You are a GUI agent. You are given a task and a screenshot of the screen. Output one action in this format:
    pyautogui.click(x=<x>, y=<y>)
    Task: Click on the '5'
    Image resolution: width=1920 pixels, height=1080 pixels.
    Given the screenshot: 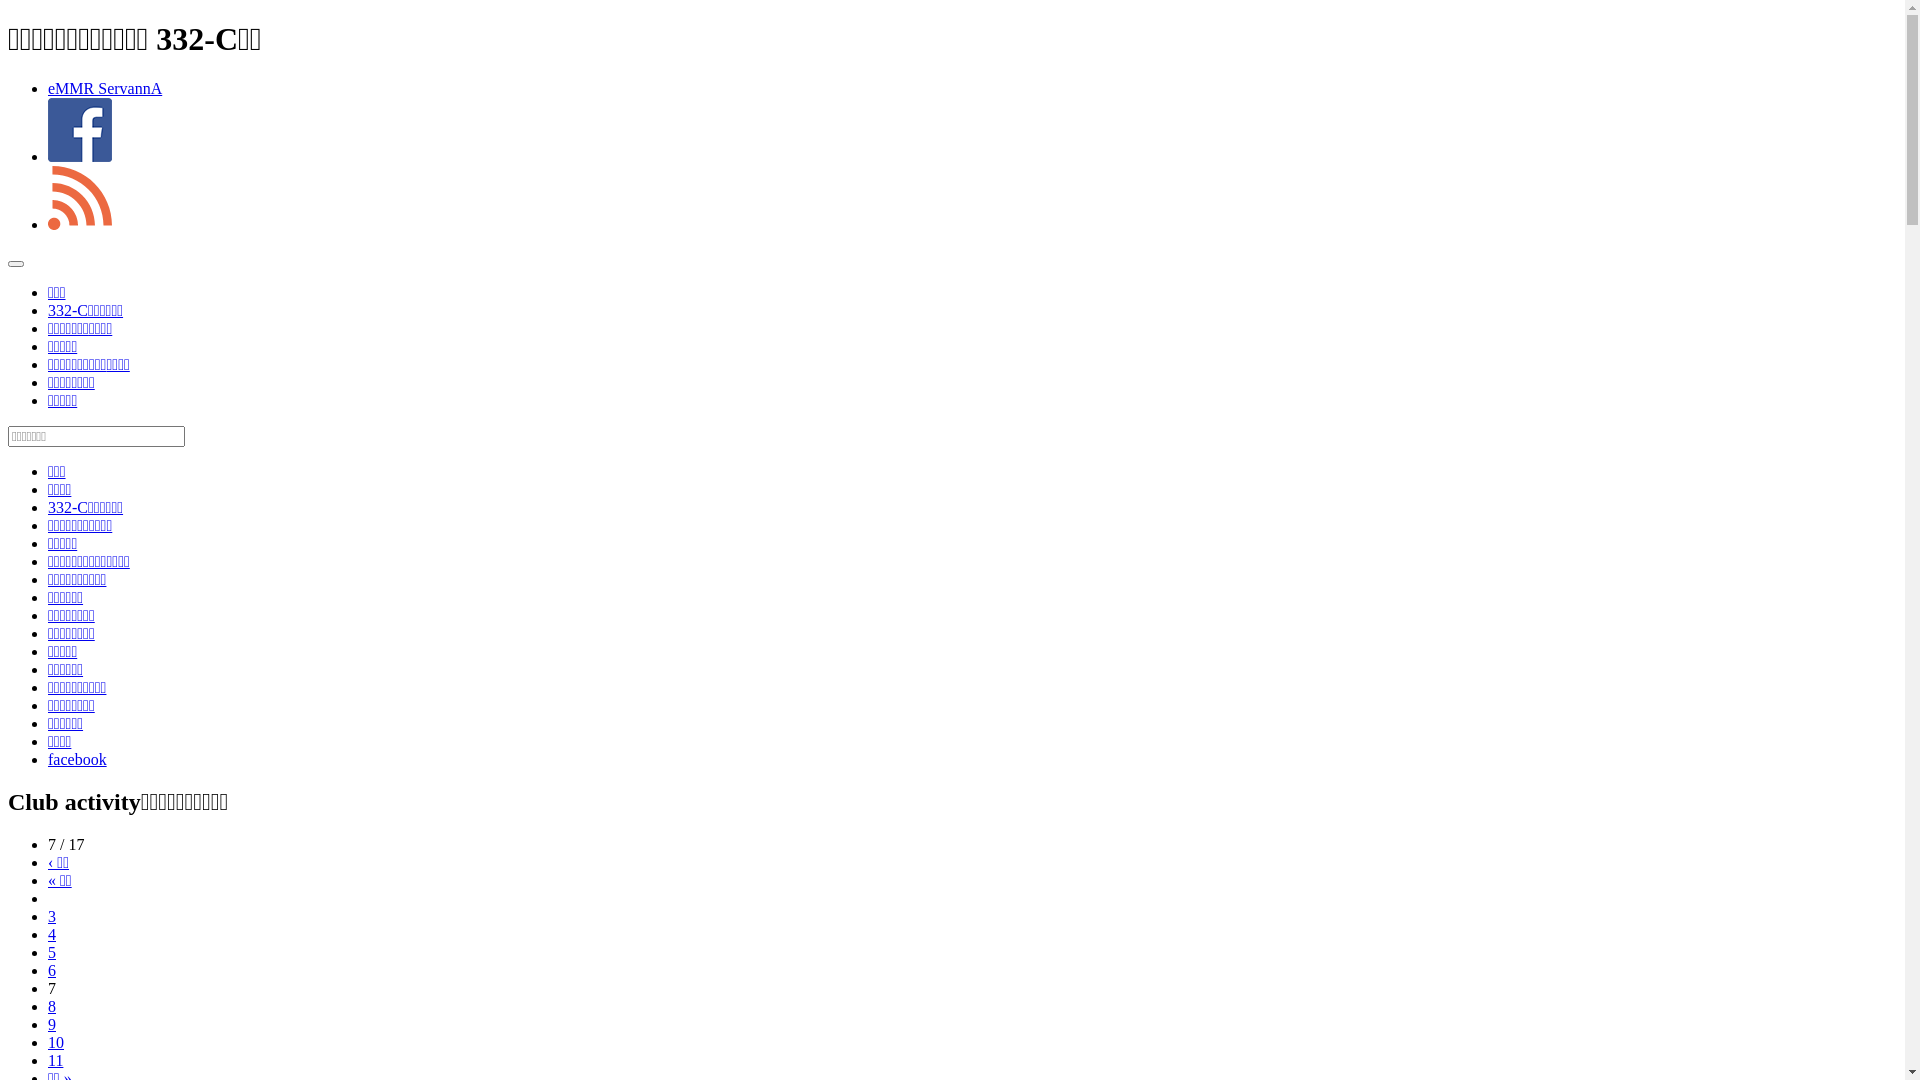 What is the action you would take?
    pyautogui.click(x=52, y=951)
    